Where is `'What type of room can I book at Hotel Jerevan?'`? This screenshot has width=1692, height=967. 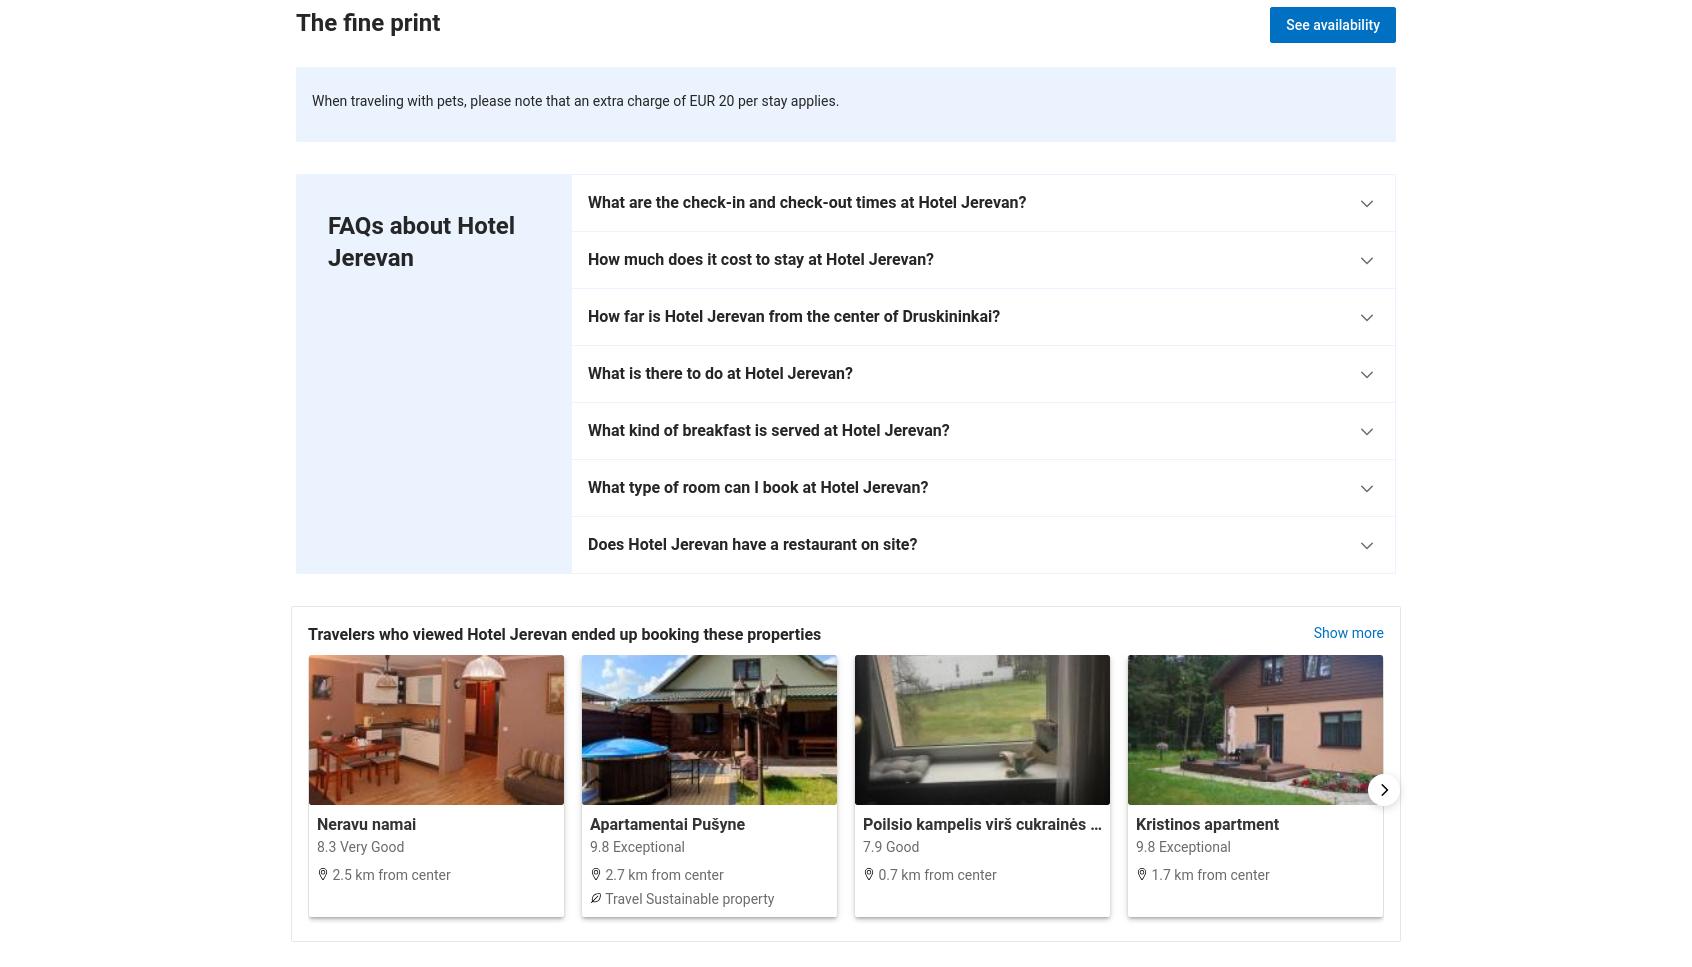
'What type of room can I book at Hotel Jerevan?' is located at coordinates (757, 485).